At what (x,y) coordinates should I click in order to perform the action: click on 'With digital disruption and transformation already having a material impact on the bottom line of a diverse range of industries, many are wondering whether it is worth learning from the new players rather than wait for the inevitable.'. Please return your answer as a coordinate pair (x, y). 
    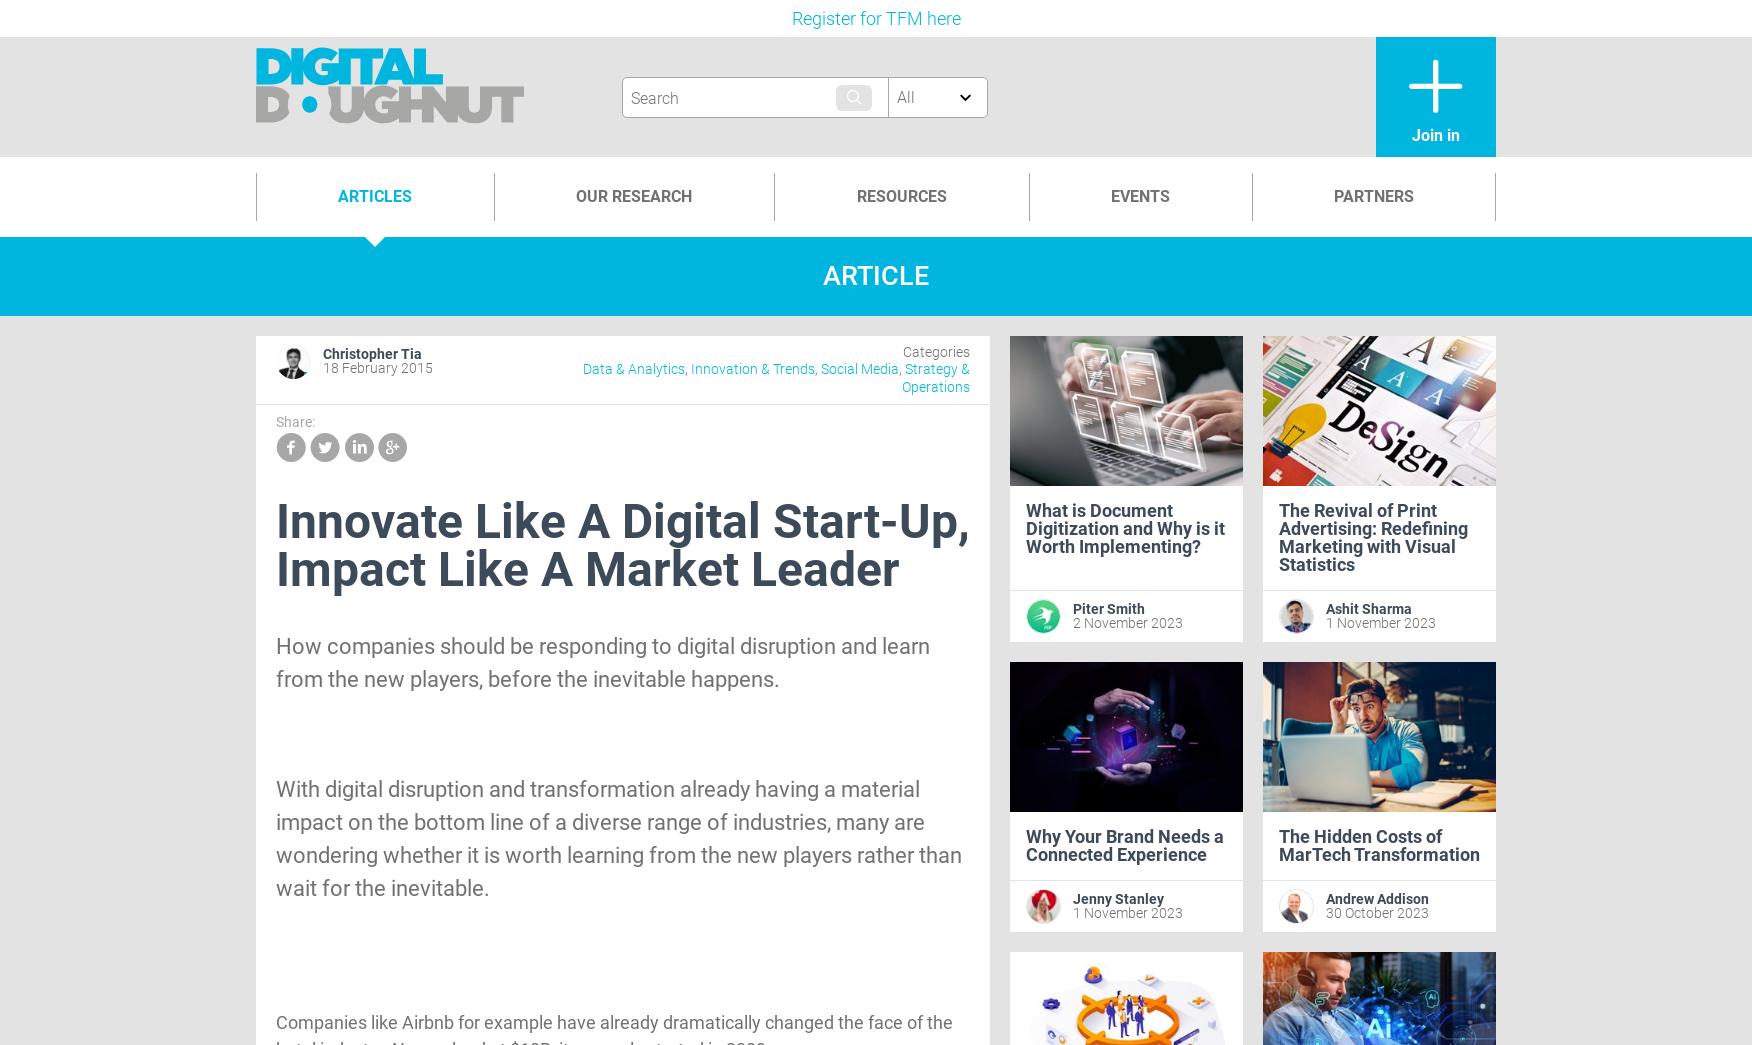
    Looking at the image, I should click on (618, 838).